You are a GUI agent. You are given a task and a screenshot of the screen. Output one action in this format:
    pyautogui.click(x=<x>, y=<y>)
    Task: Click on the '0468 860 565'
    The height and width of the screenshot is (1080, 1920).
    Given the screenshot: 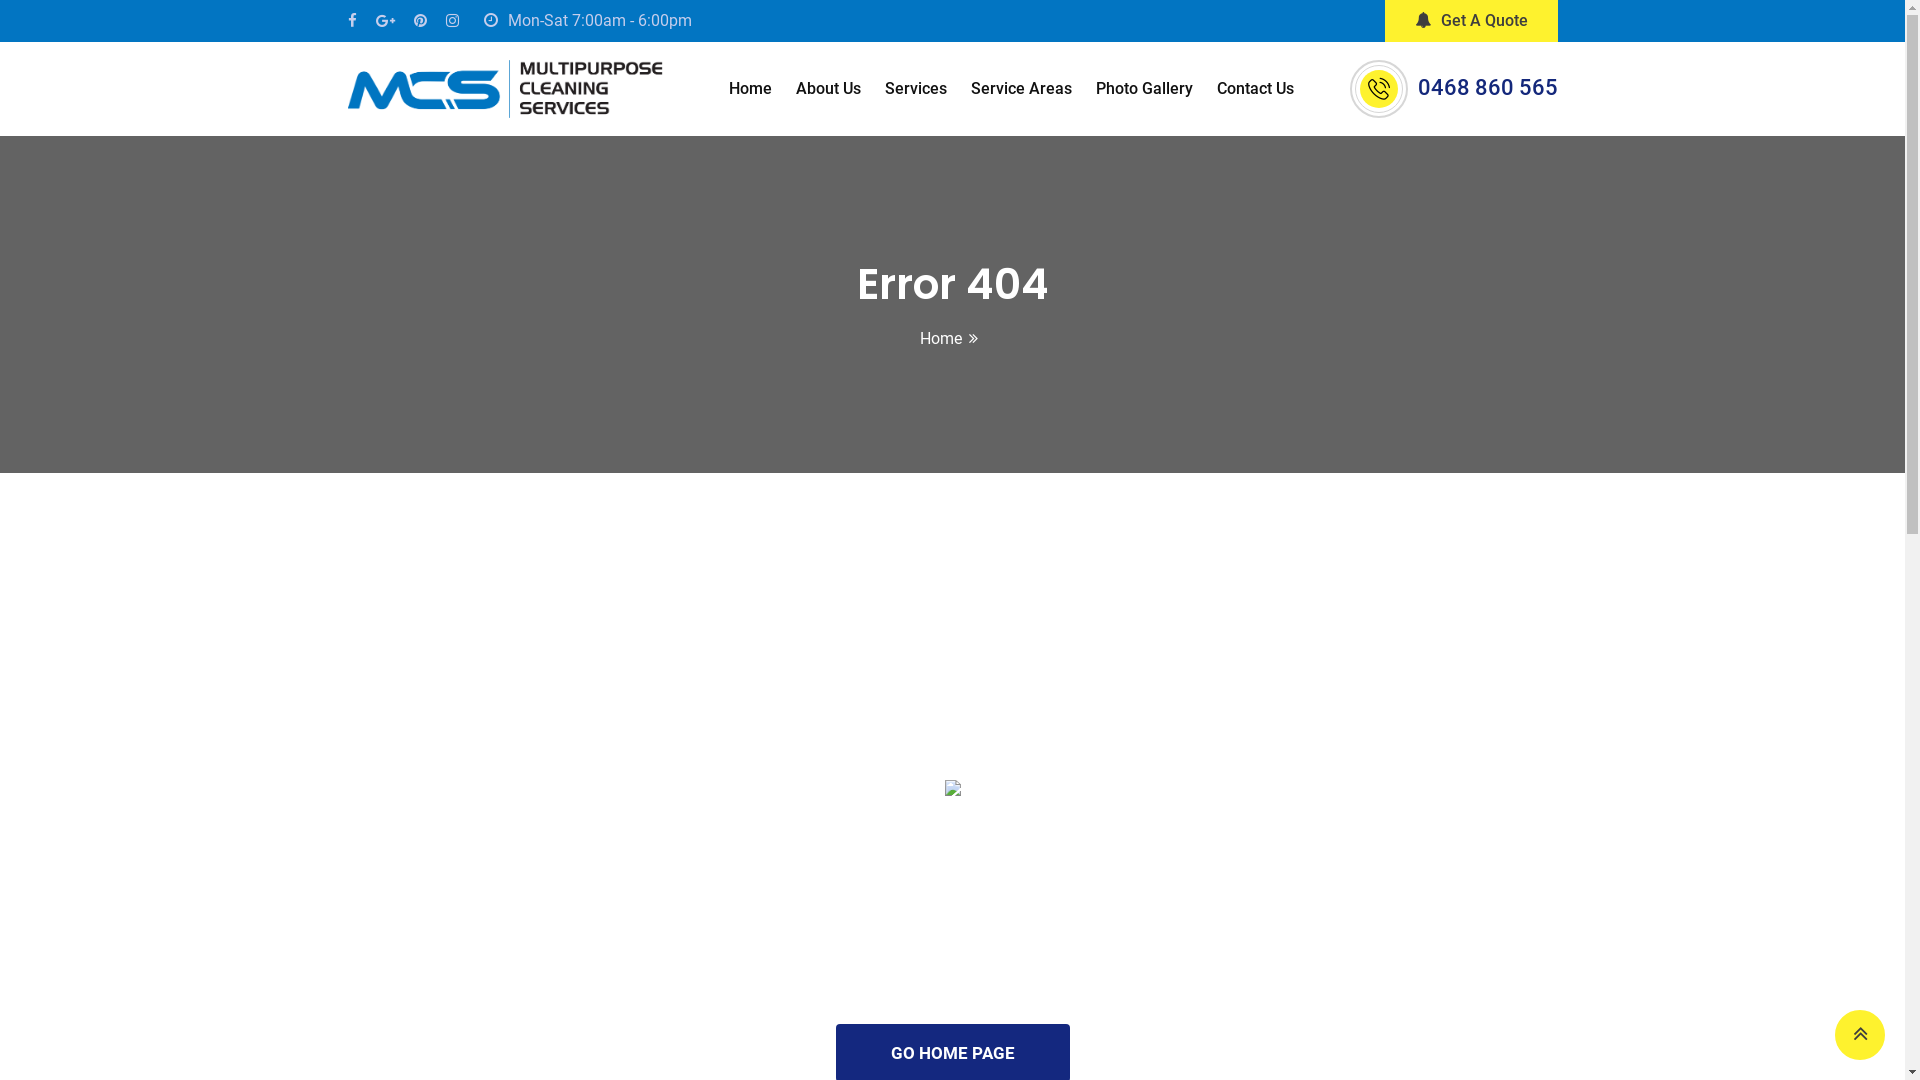 What is the action you would take?
    pyautogui.click(x=1488, y=86)
    